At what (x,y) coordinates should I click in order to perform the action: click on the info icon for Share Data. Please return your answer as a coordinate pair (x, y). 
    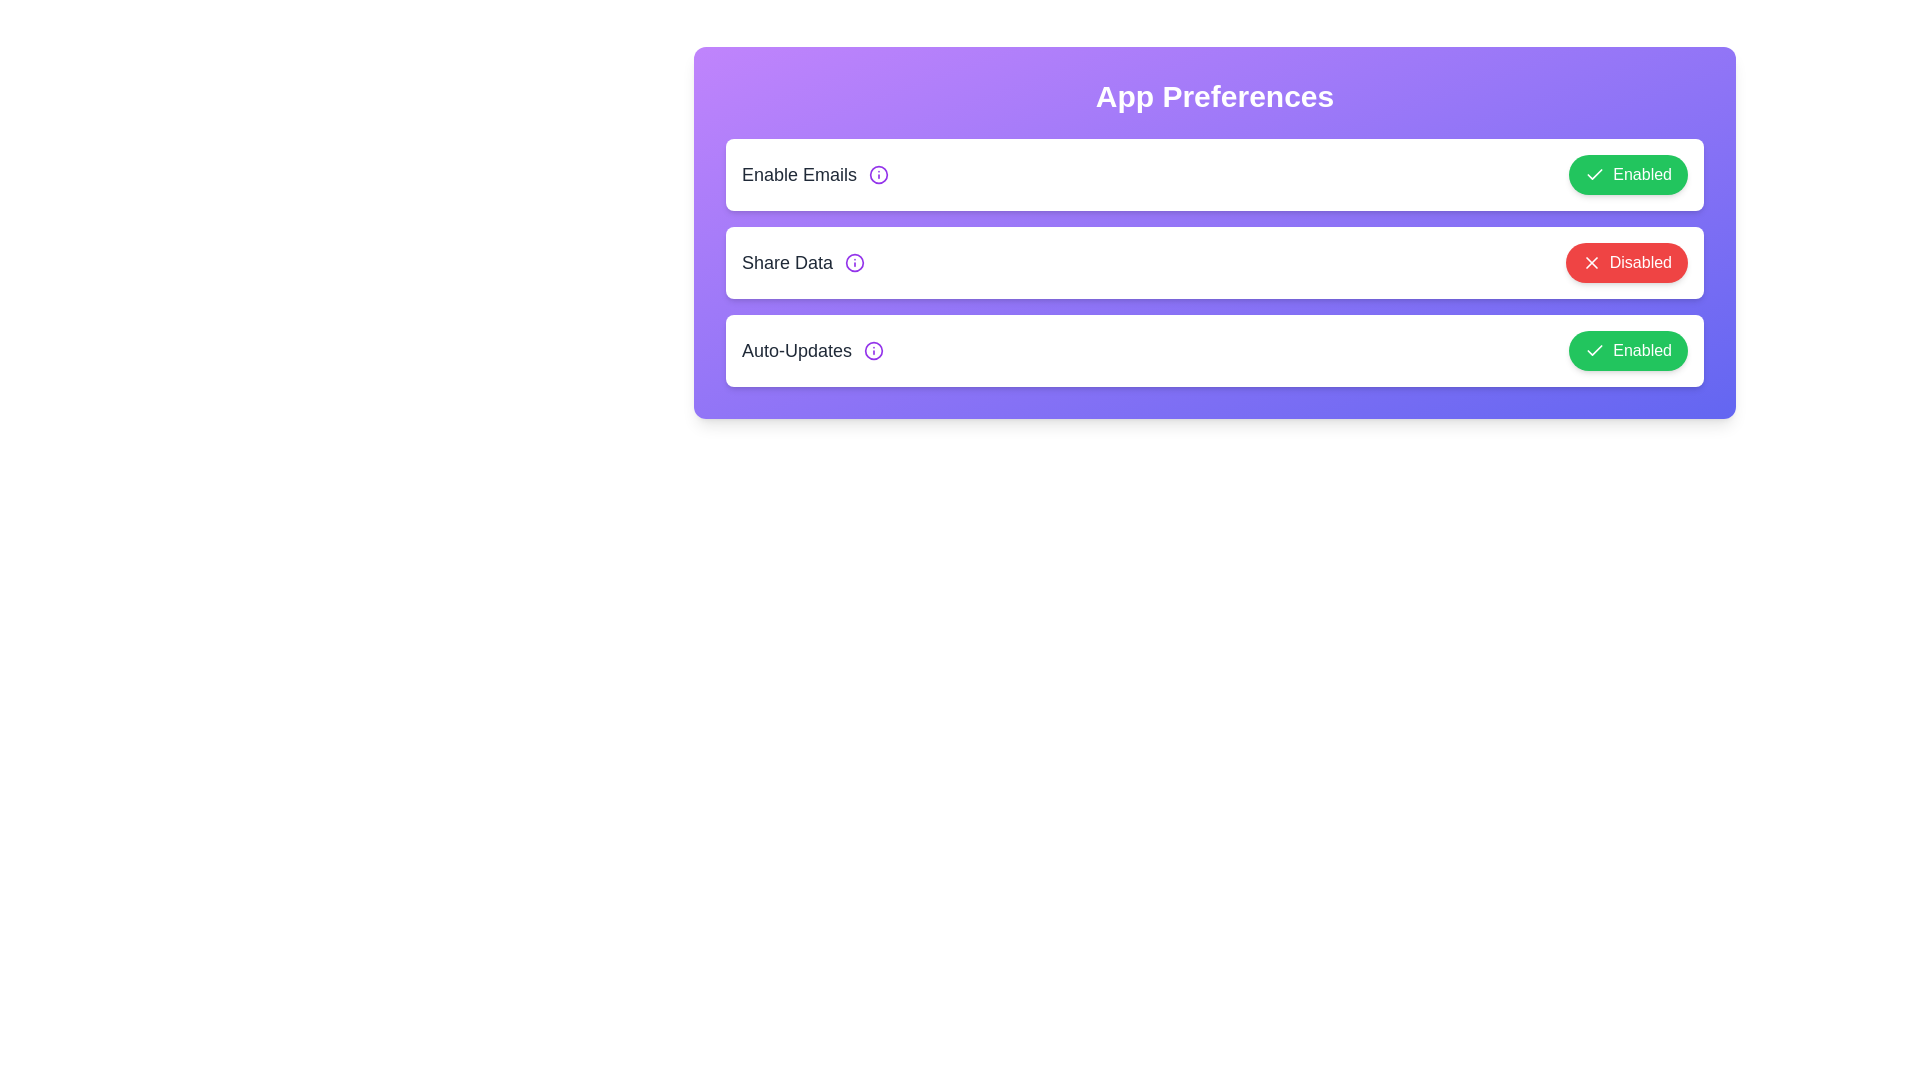
    Looking at the image, I should click on (854, 261).